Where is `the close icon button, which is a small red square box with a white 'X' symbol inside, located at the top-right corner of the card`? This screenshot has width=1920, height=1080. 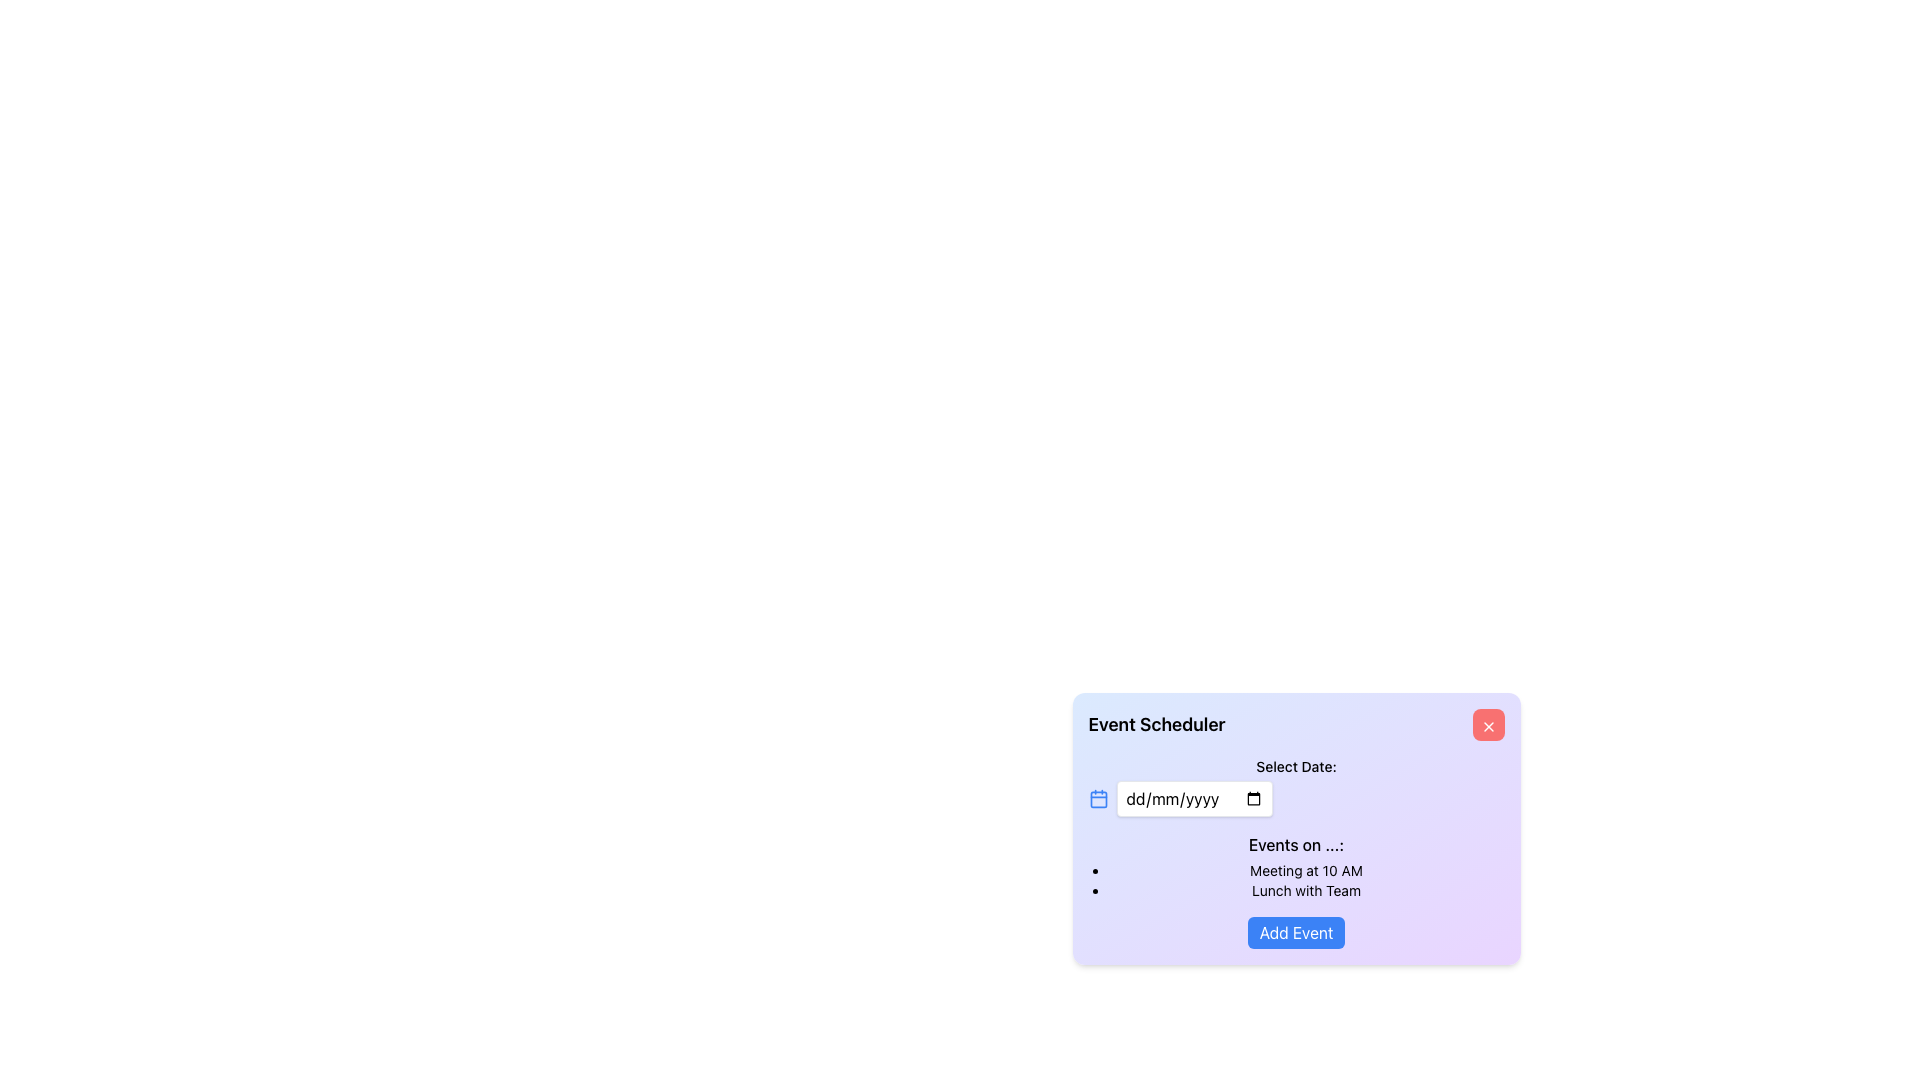
the close icon button, which is a small red square box with a white 'X' symbol inside, located at the top-right corner of the card is located at coordinates (1488, 726).